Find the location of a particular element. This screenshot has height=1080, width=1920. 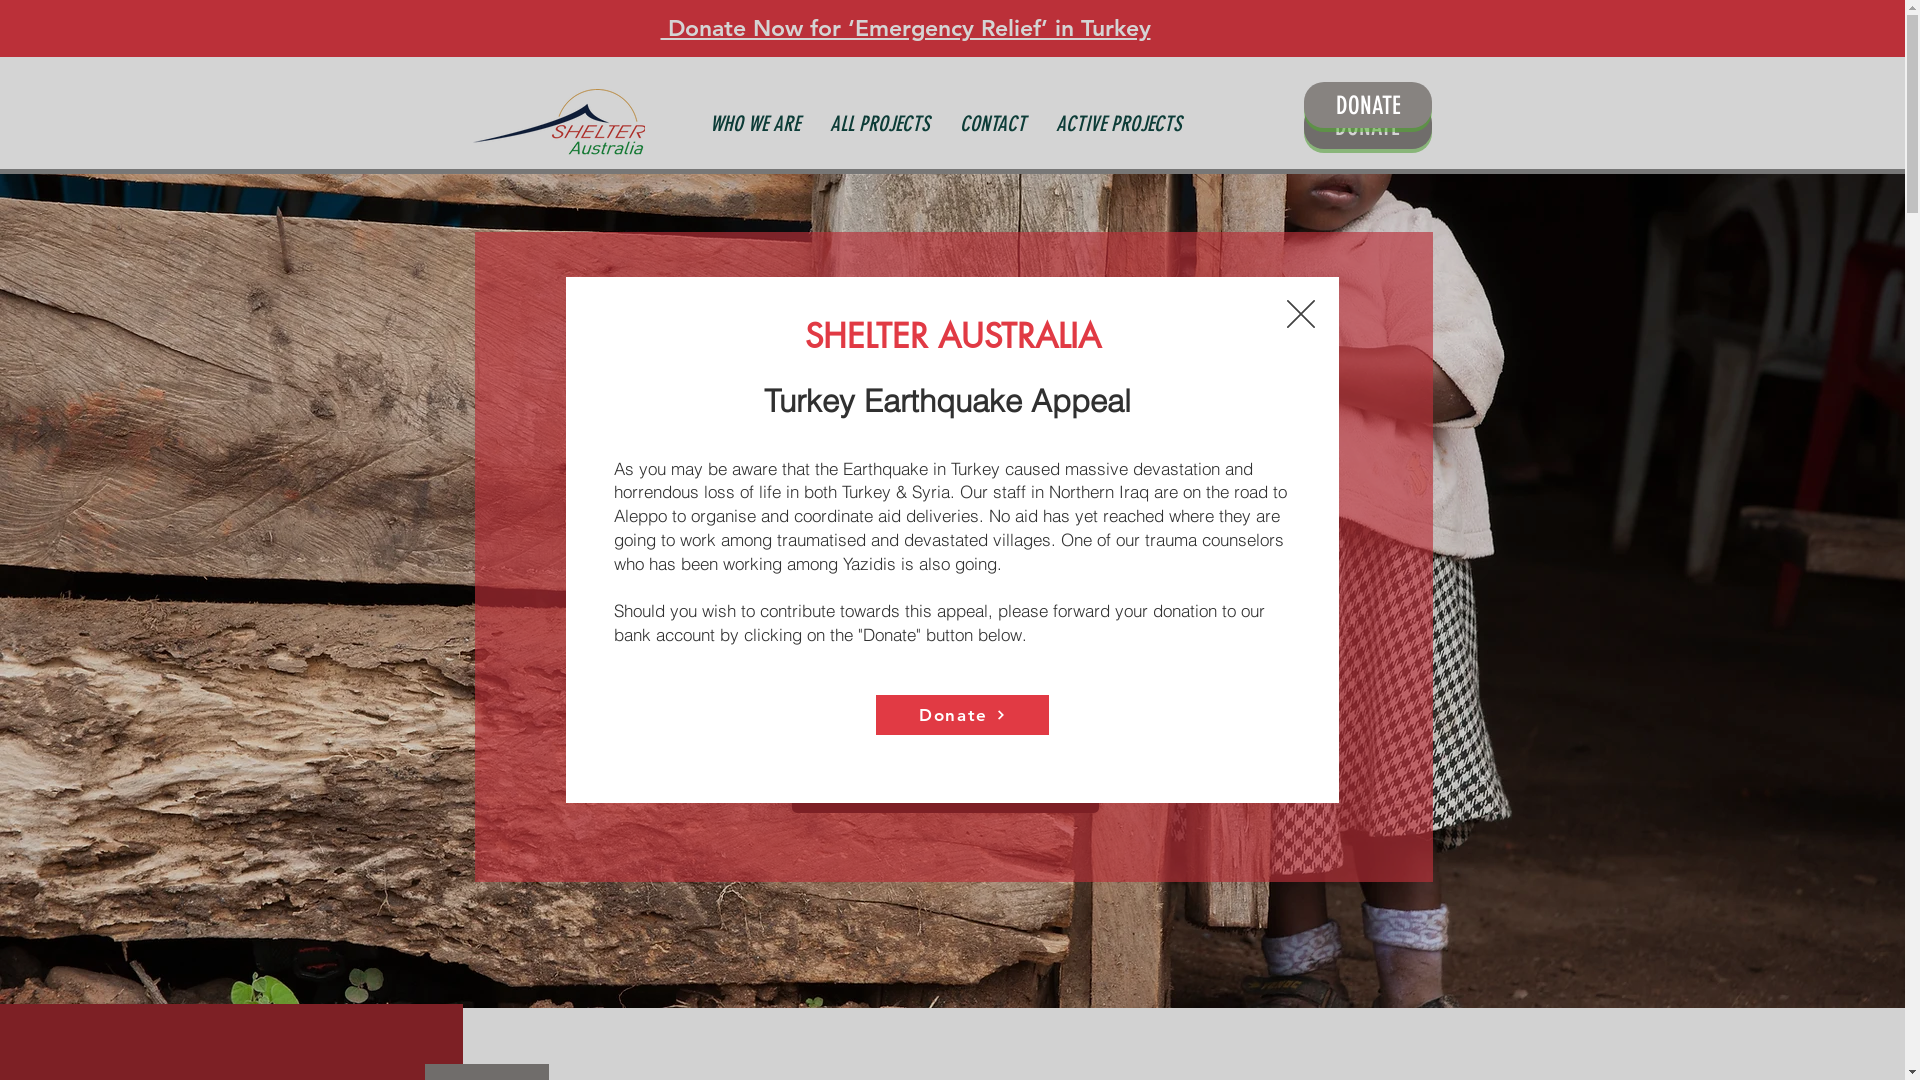

'WHO WE ARE' is located at coordinates (753, 123).